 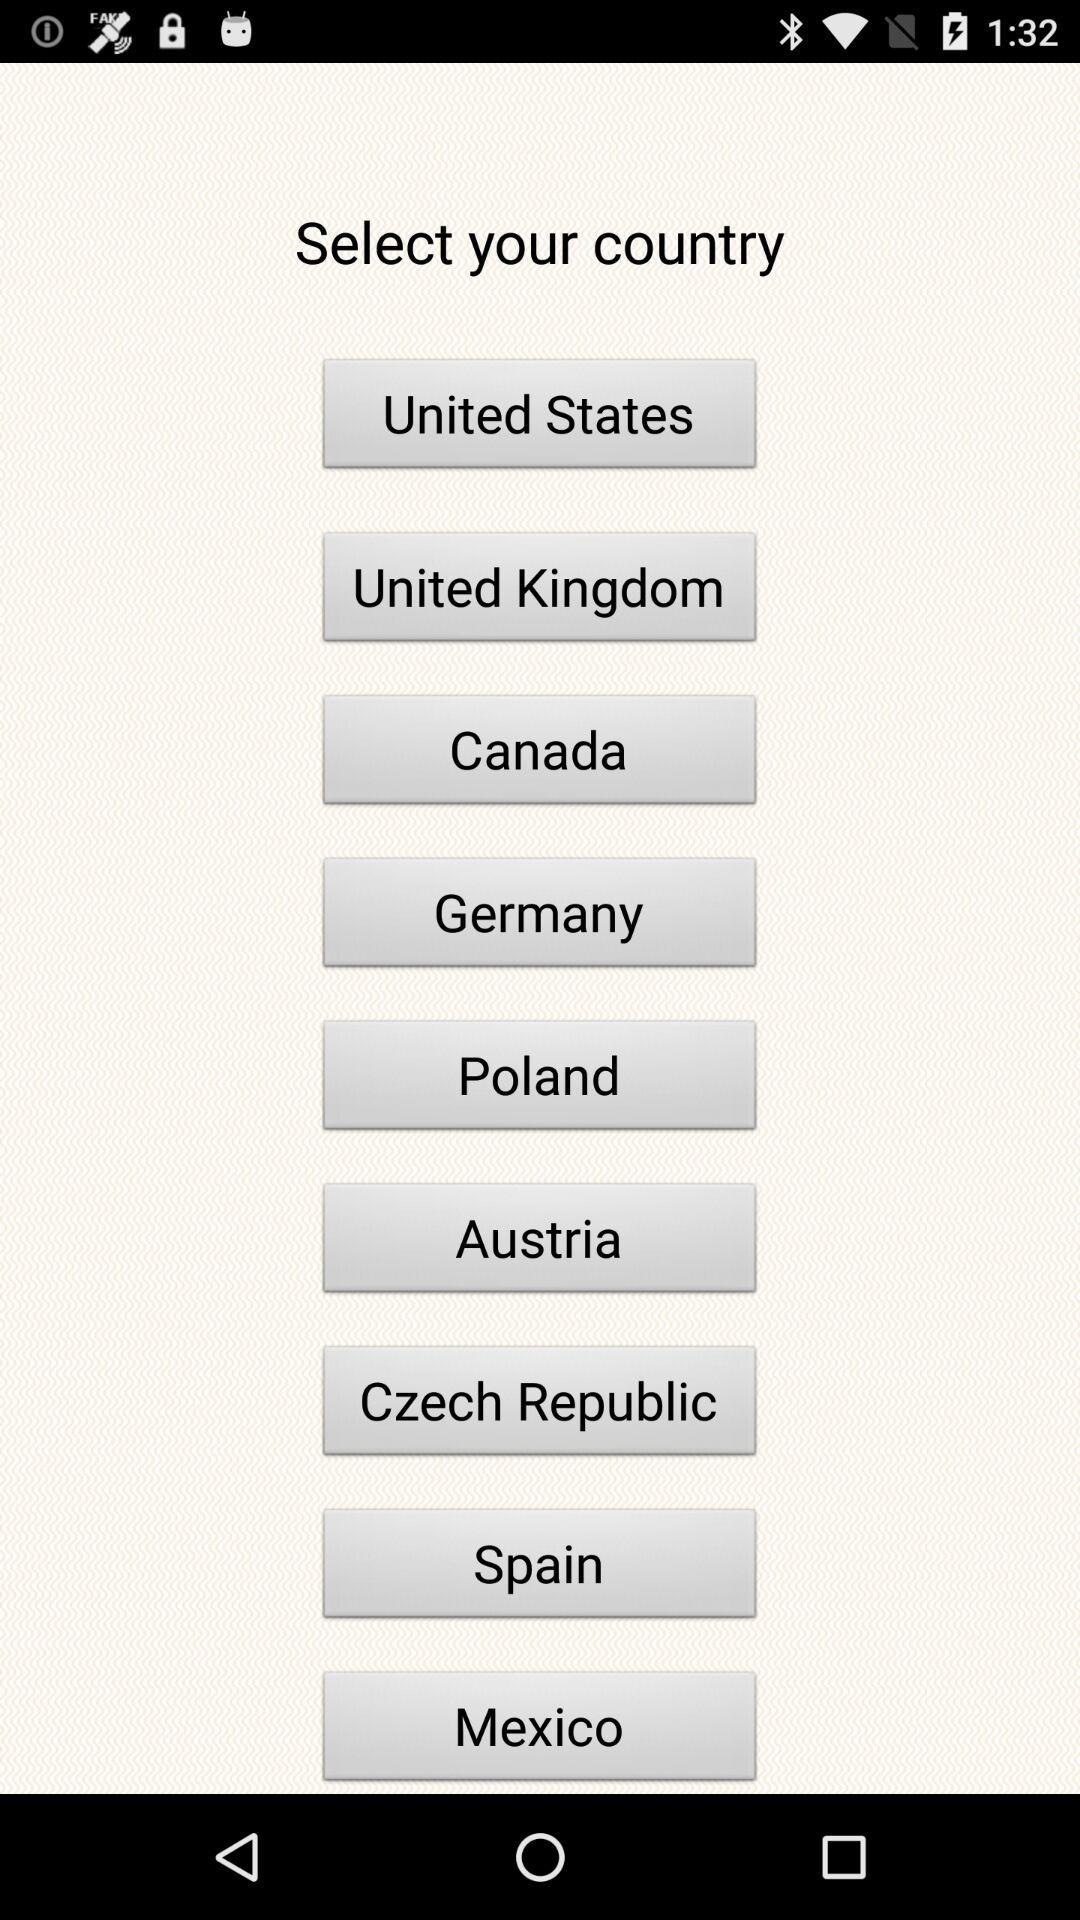 I want to click on canada item, so click(x=540, y=754).